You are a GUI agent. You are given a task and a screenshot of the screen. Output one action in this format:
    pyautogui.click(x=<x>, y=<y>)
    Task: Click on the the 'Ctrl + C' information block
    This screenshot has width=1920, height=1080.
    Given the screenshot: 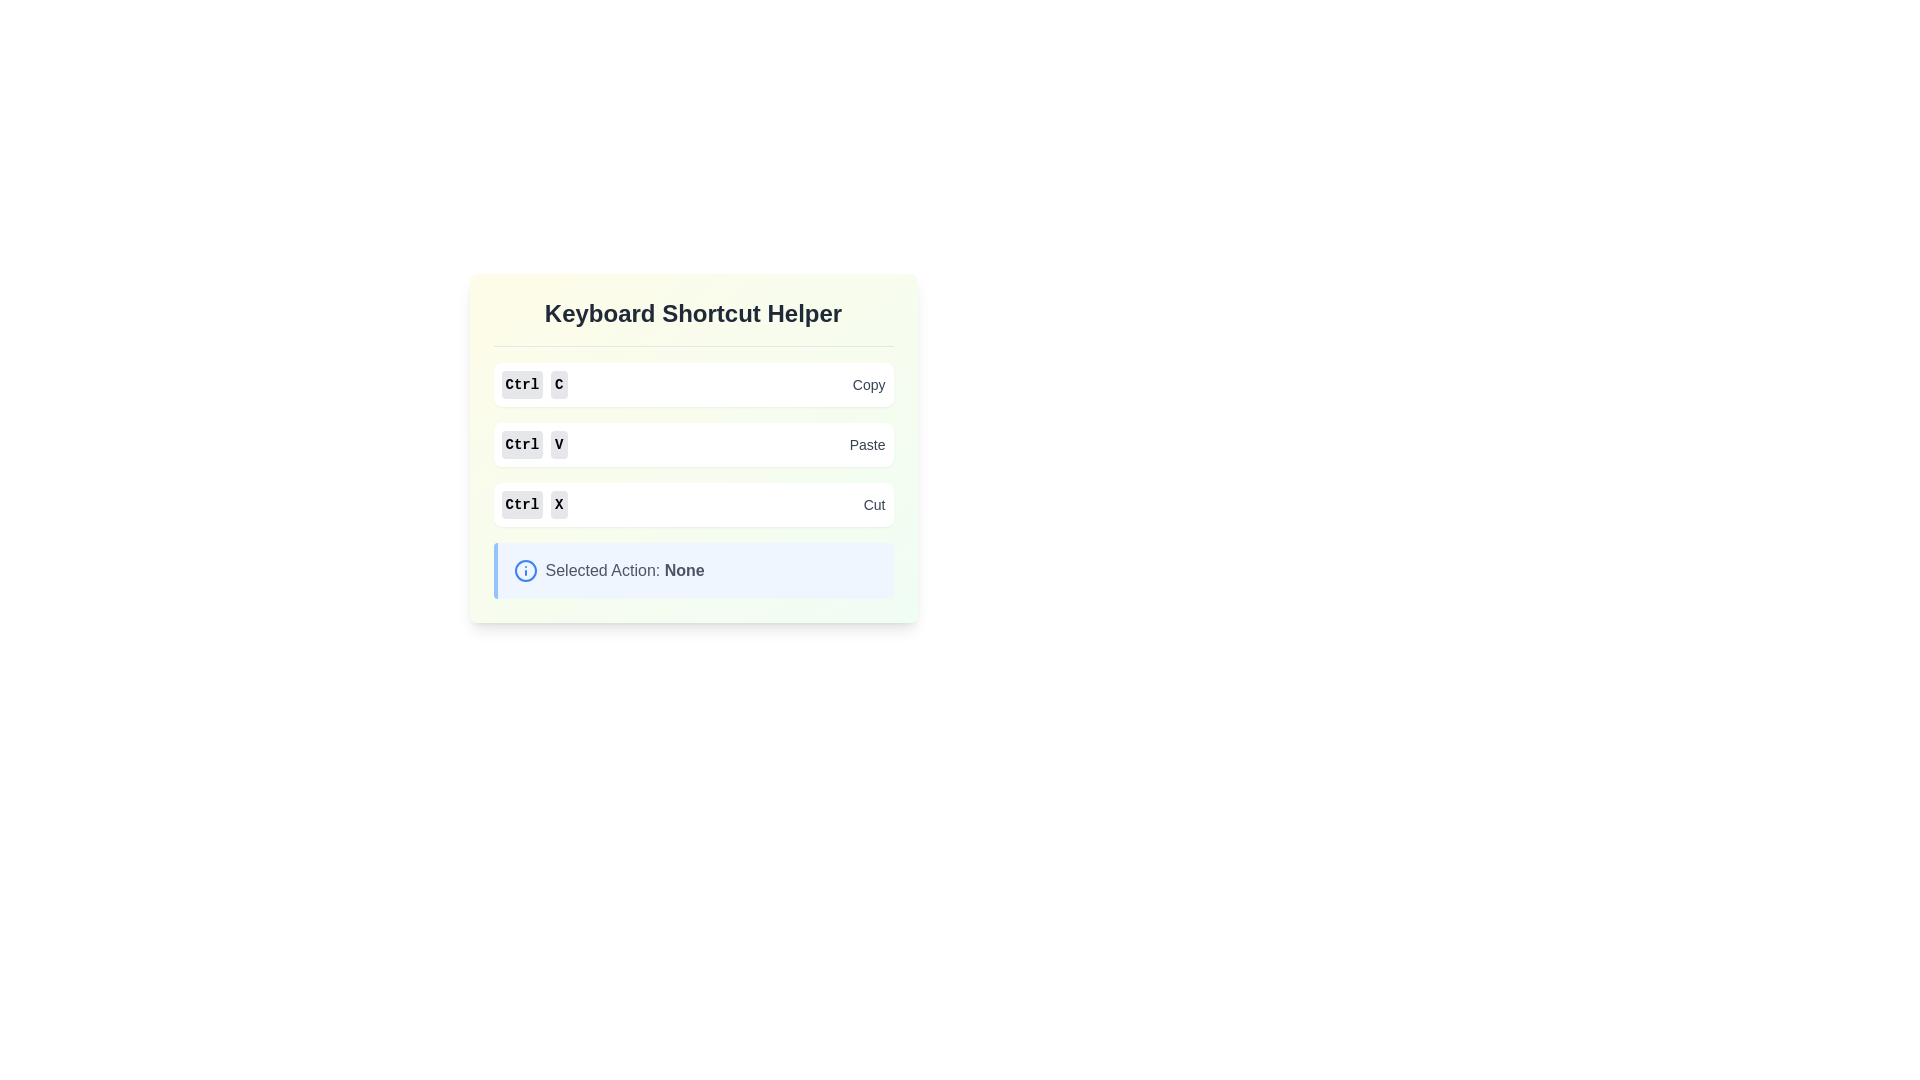 What is the action you would take?
    pyautogui.click(x=693, y=385)
    